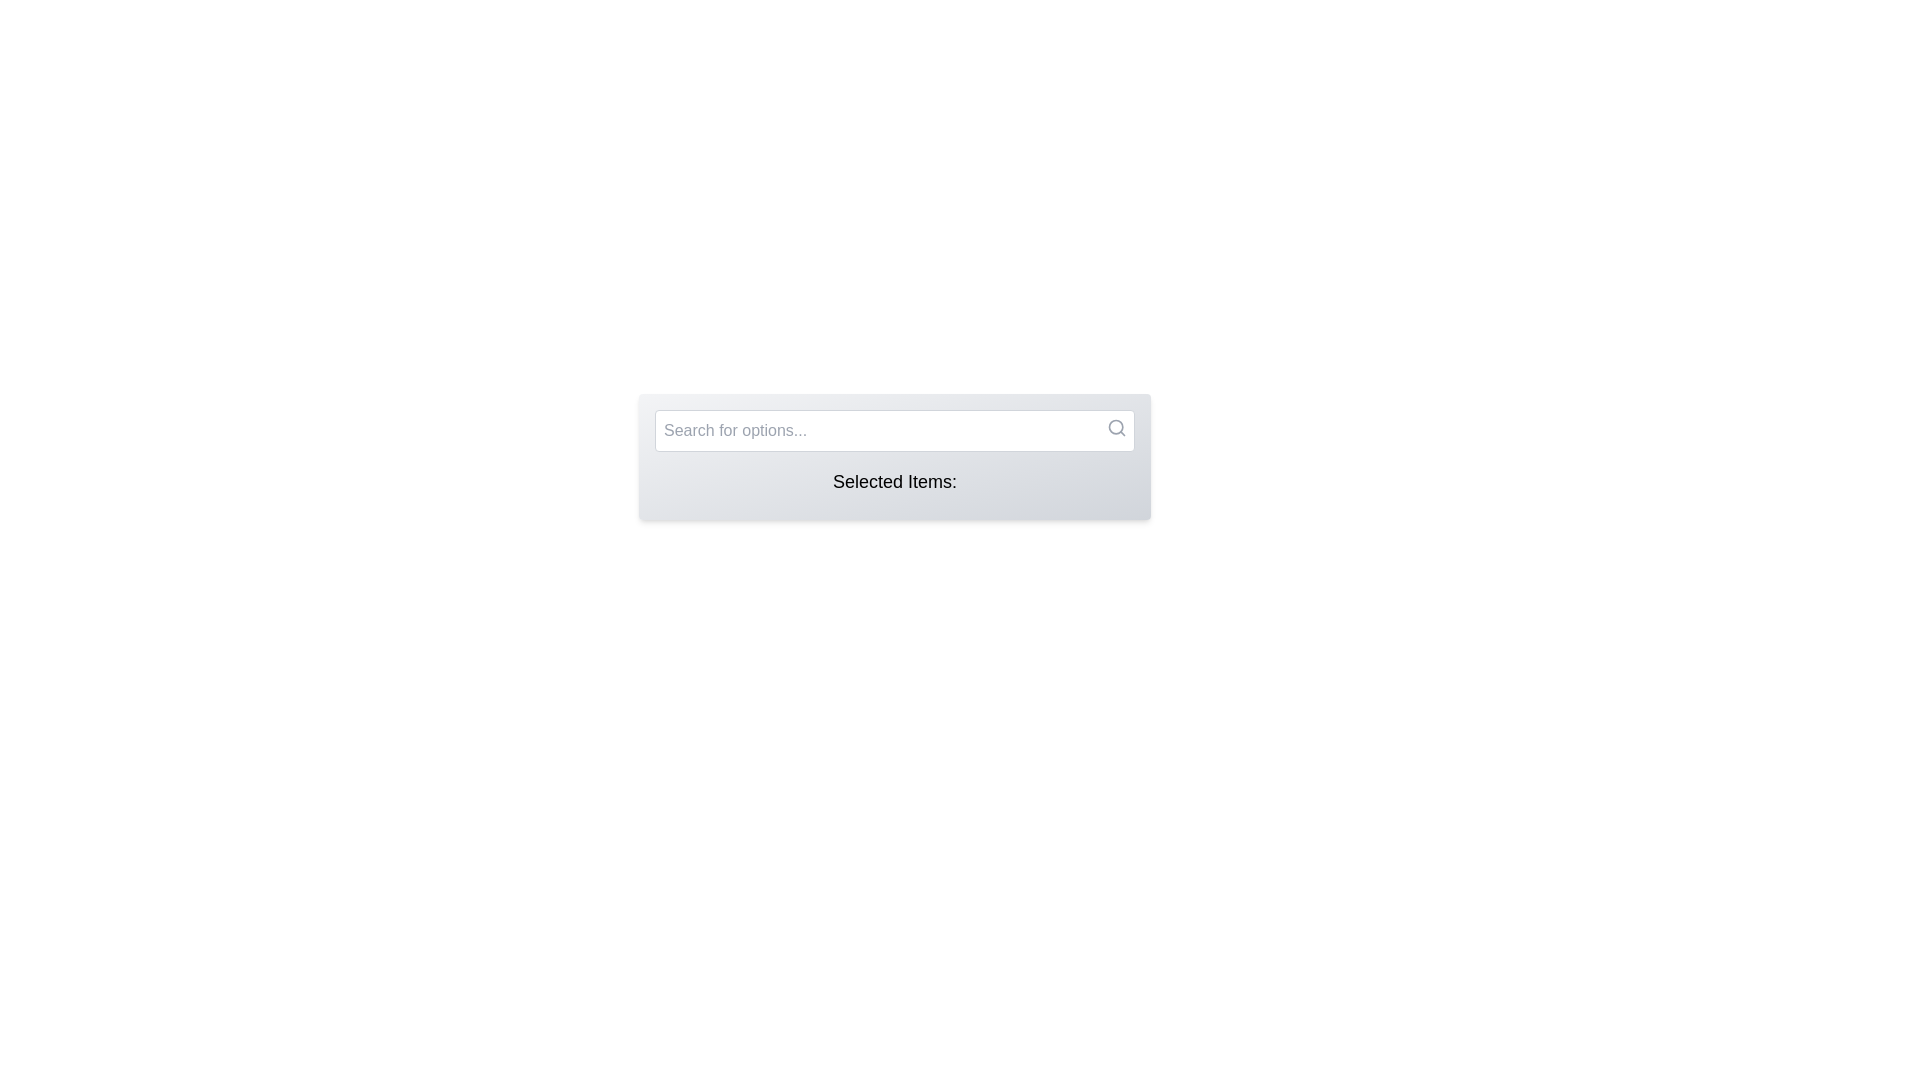 This screenshot has width=1920, height=1080. What do you see at coordinates (893, 486) in the screenshot?
I see `the Text Label located directly beneath the search bar, which indicates the purpose of the section below it` at bounding box center [893, 486].